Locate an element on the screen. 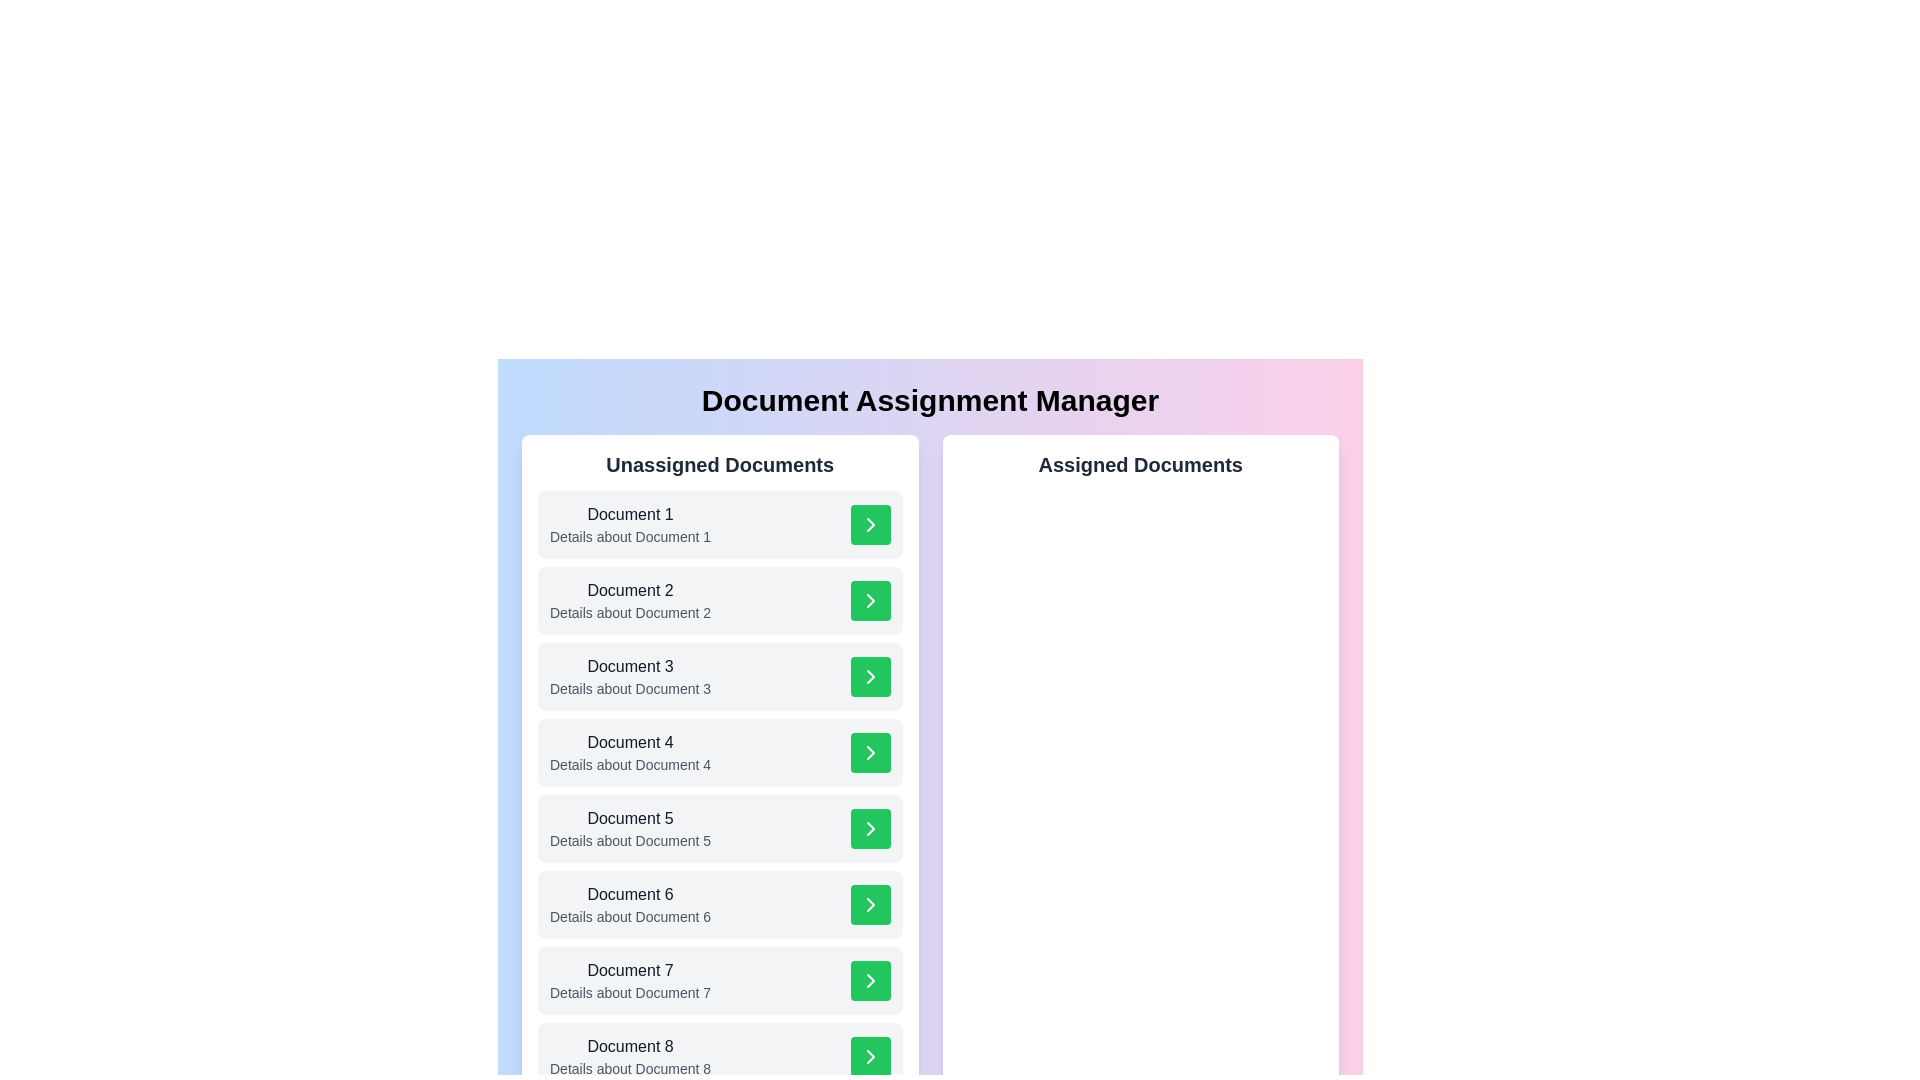 The width and height of the screenshot is (1920, 1080). the chevron-shaped icon button within the green circular button located in the 'Unassigned Documents' column for 'Document 5' is located at coordinates (870, 829).